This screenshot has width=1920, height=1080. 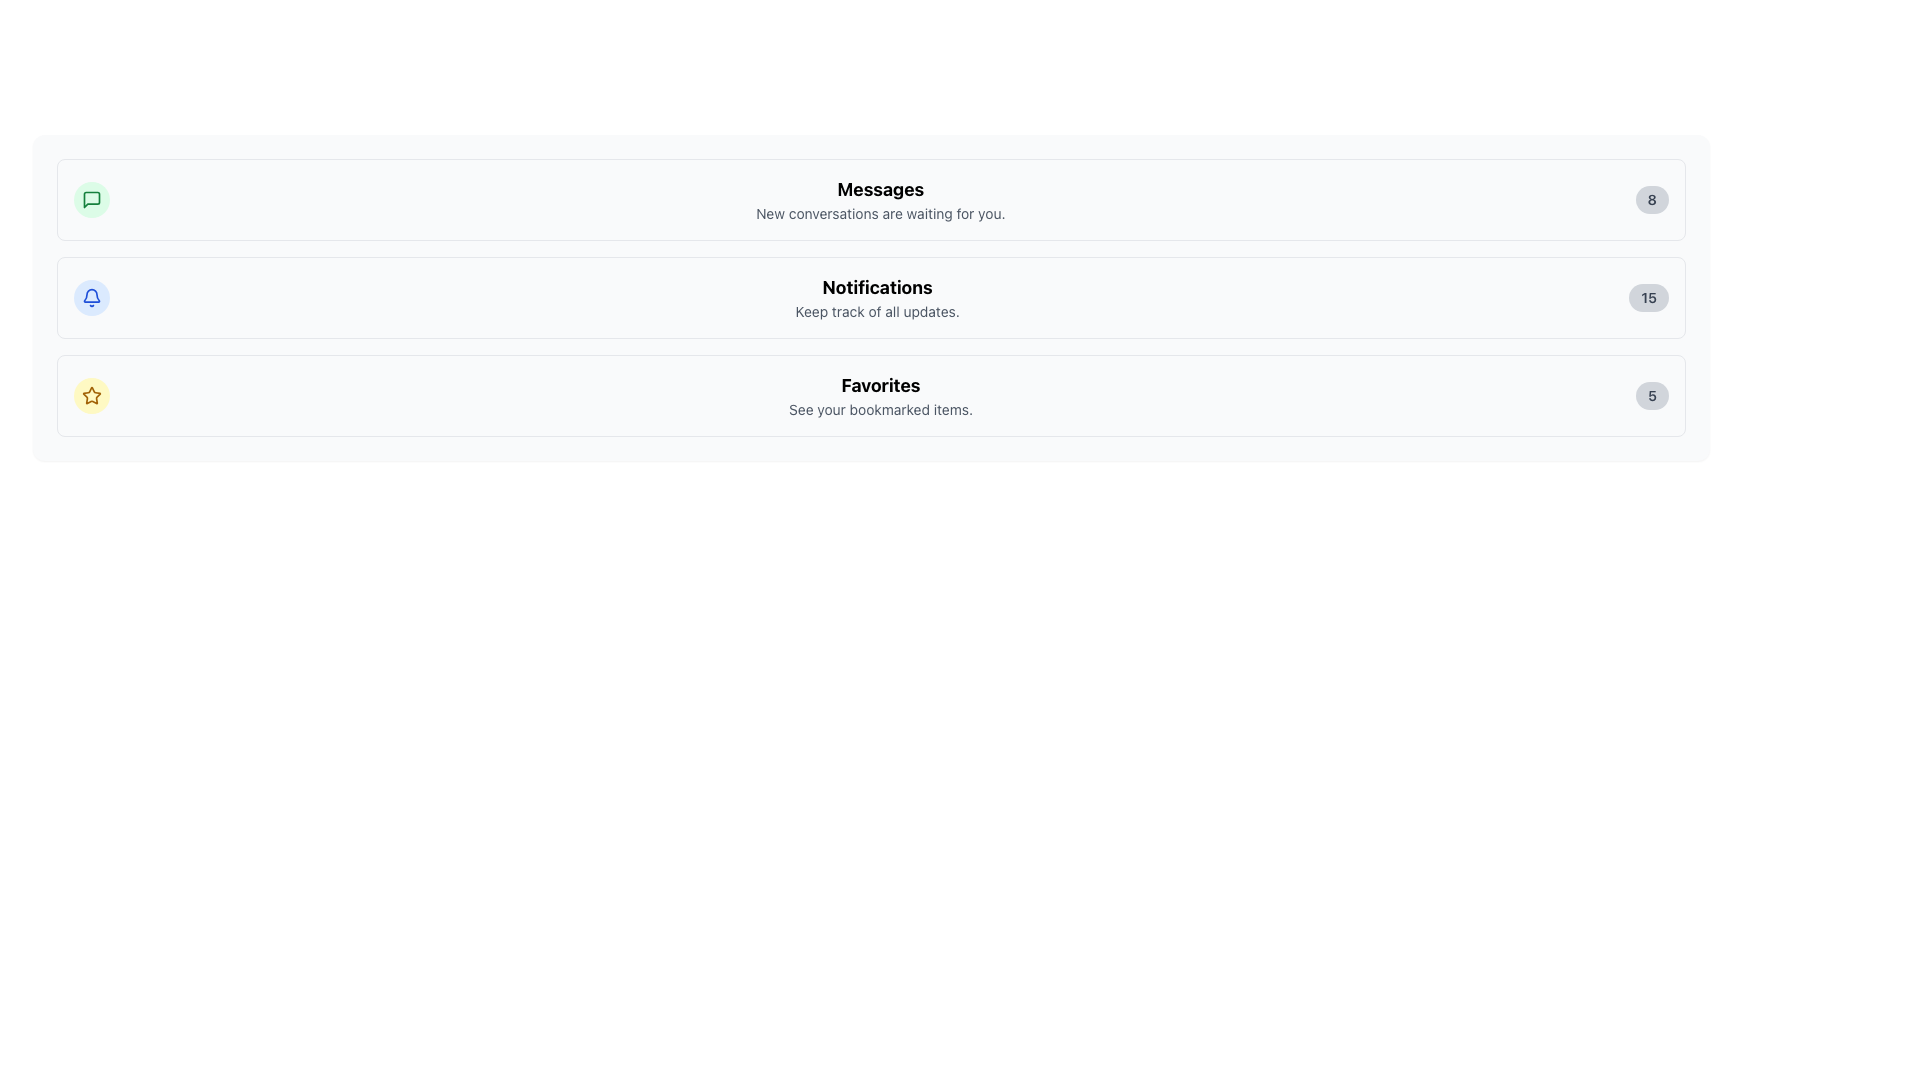 I want to click on the text label displaying the number '15' in bold dark gray text, located at the top-right corner of the notification card labeled 'Notifications Keep track of all updates.', so click(x=1649, y=297).